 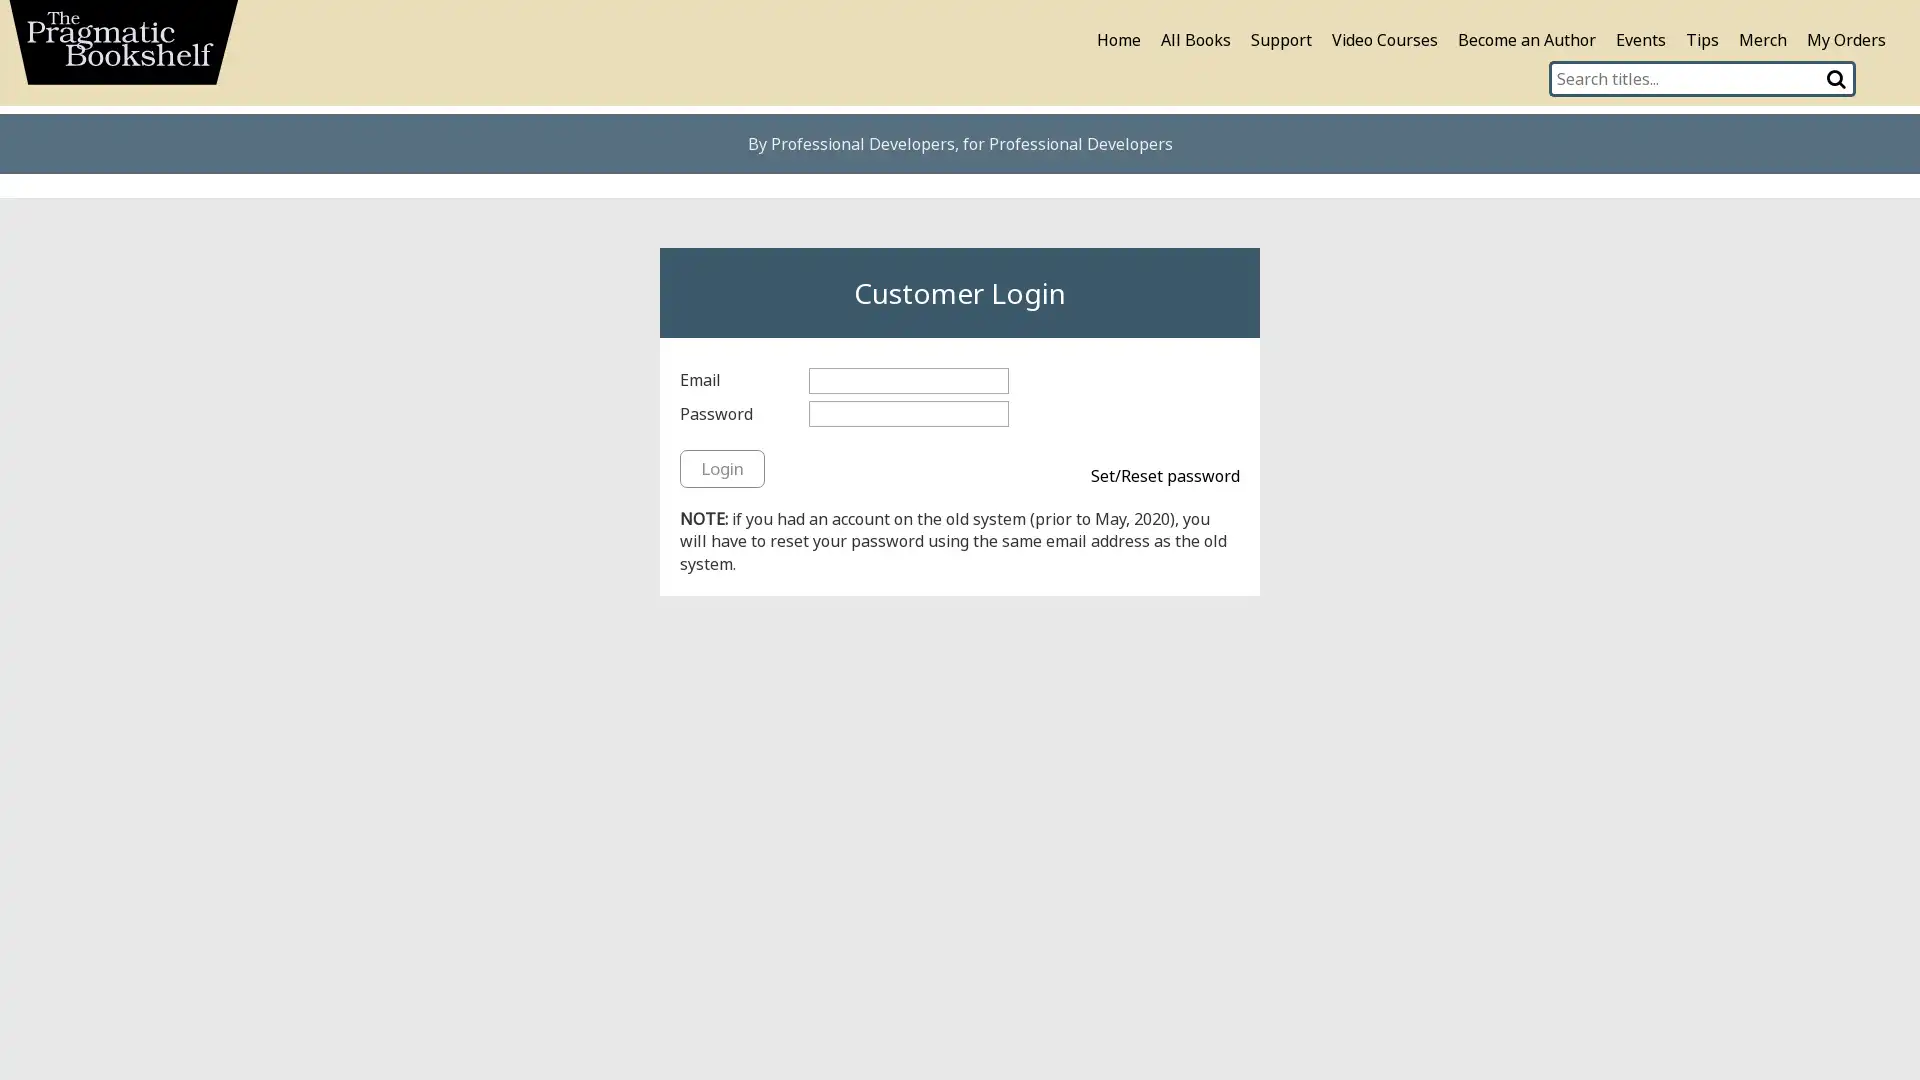 What do you see at coordinates (721, 467) in the screenshot?
I see `Login` at bounding box center [721, 467].